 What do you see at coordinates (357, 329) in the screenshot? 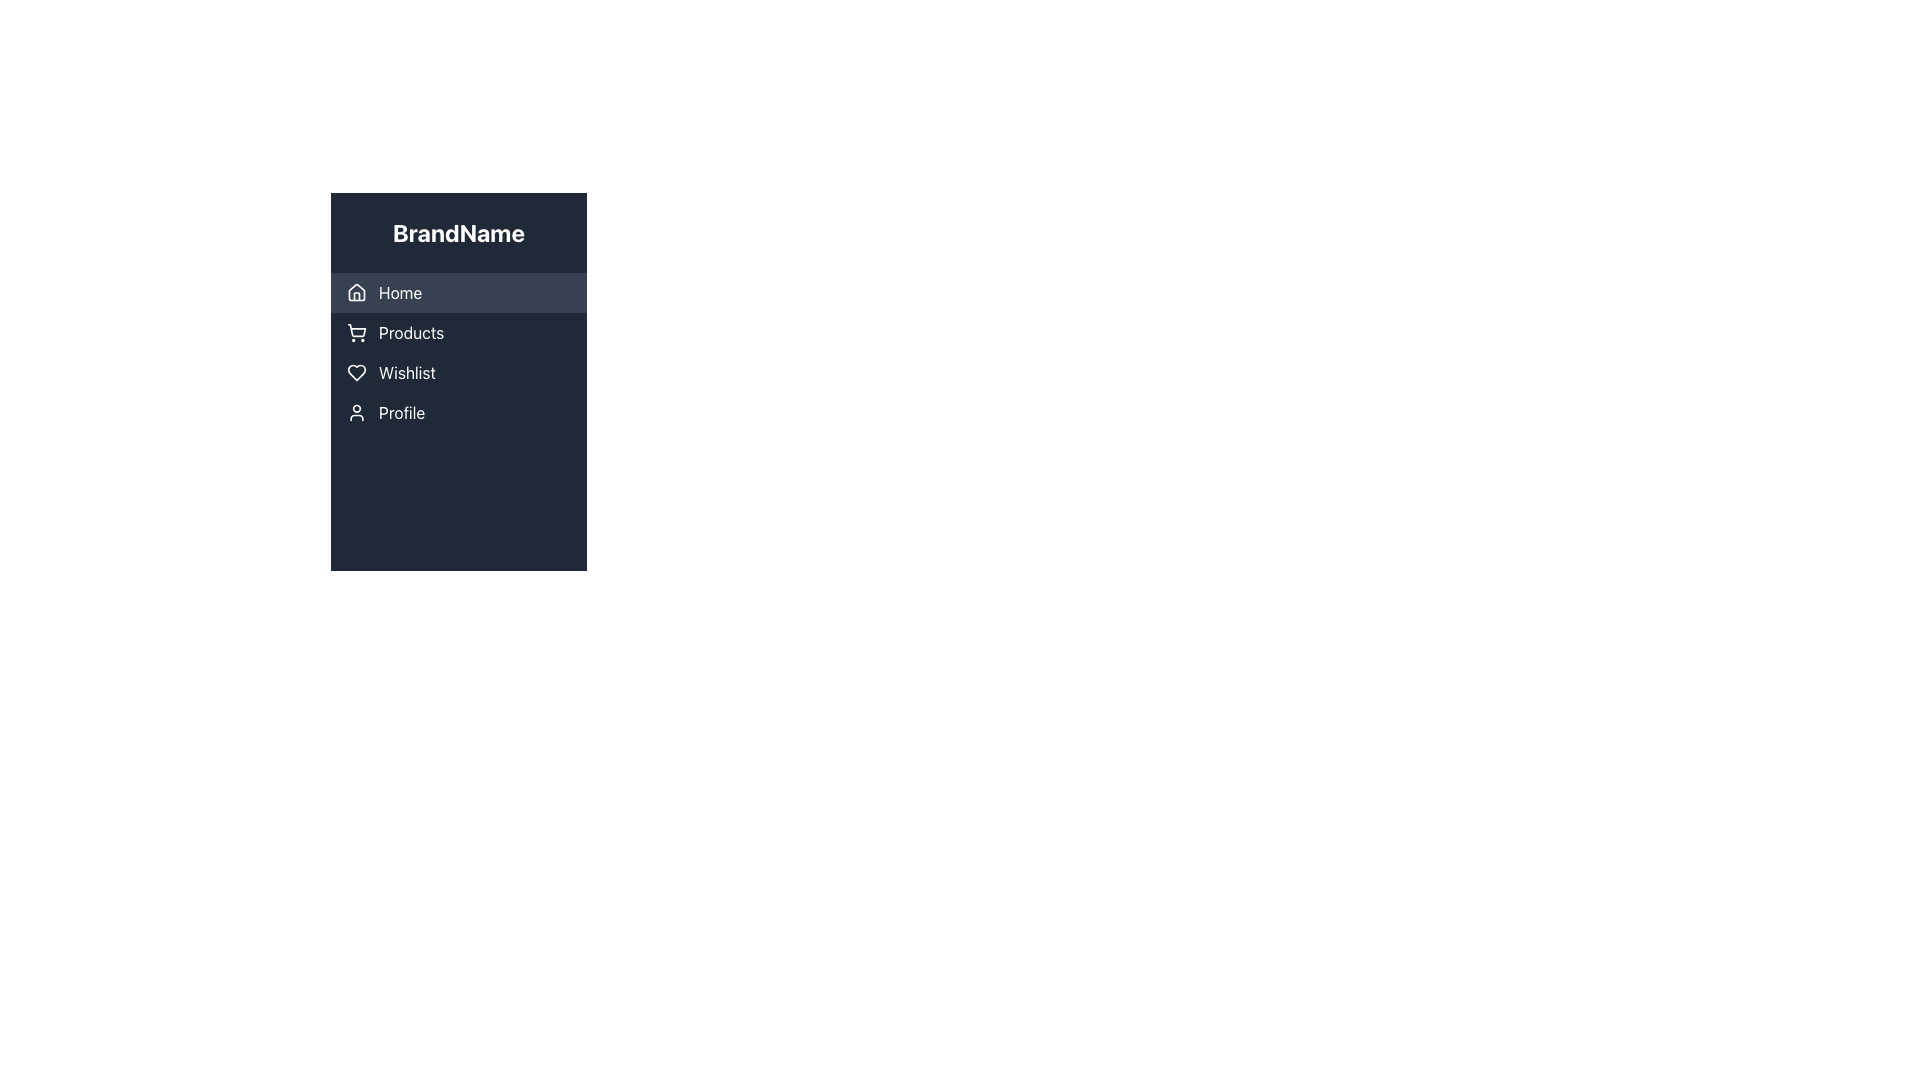
I see `the shopping cart icon located next to the 'Products' label in the 'BrandName' side menu` at bounding box center [357, 329].